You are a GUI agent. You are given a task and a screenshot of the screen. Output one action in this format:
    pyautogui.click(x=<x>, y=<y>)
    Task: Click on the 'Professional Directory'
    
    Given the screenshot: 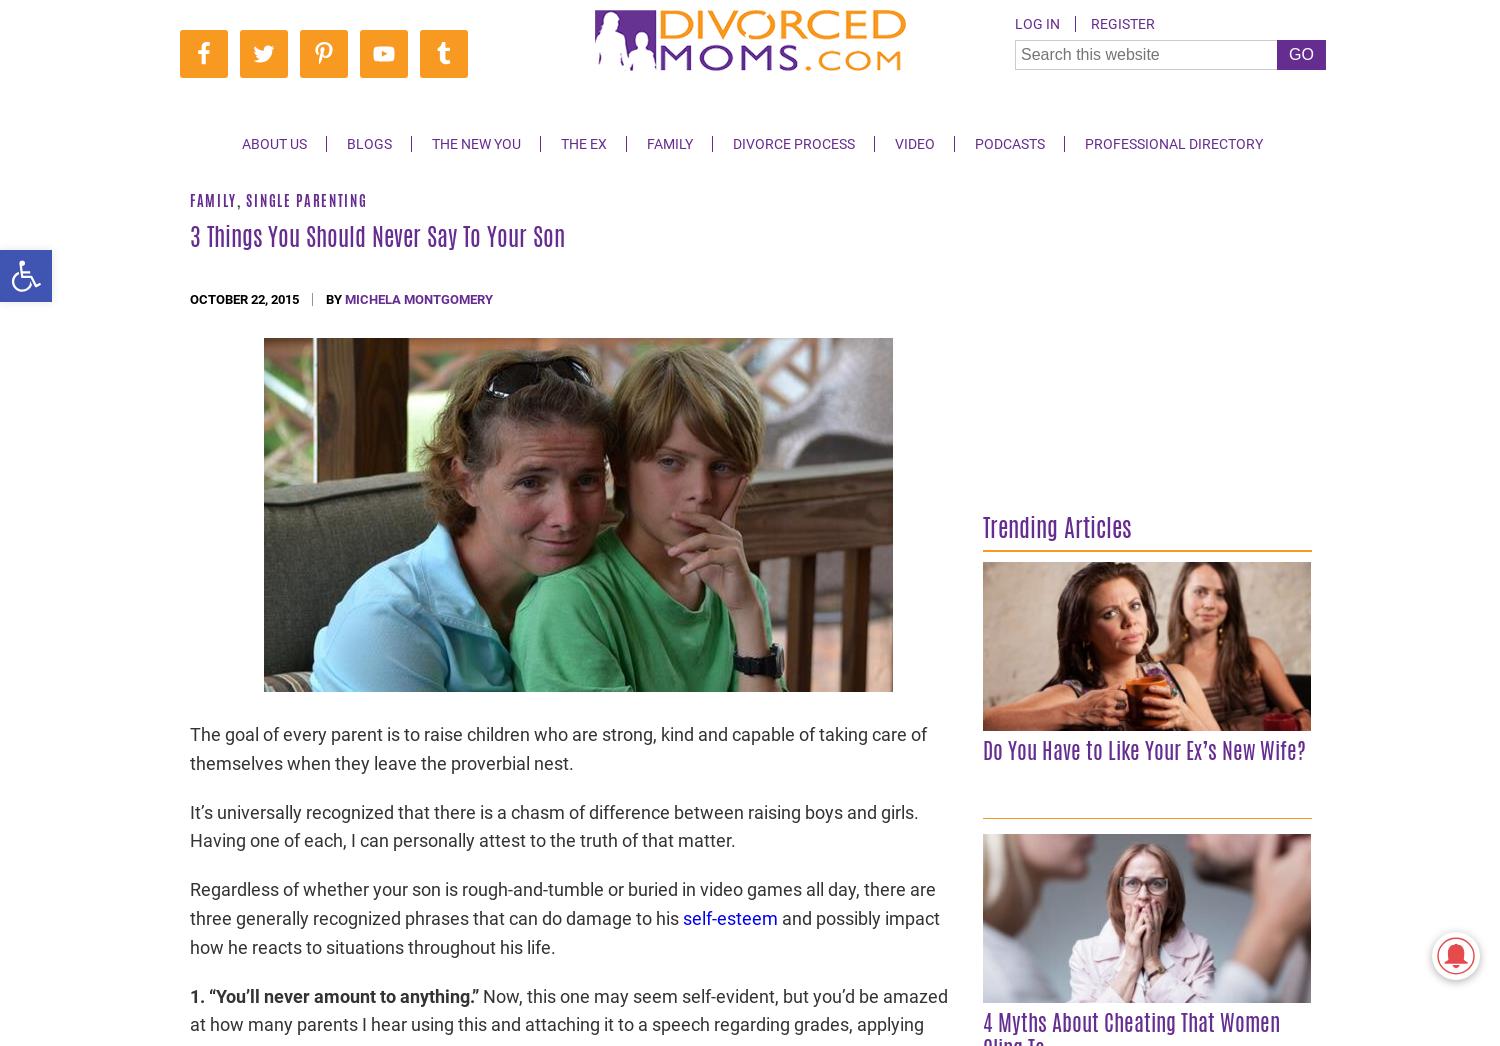 What is the action you would take?
    pyautogui.click(x=1173, y=143)
    